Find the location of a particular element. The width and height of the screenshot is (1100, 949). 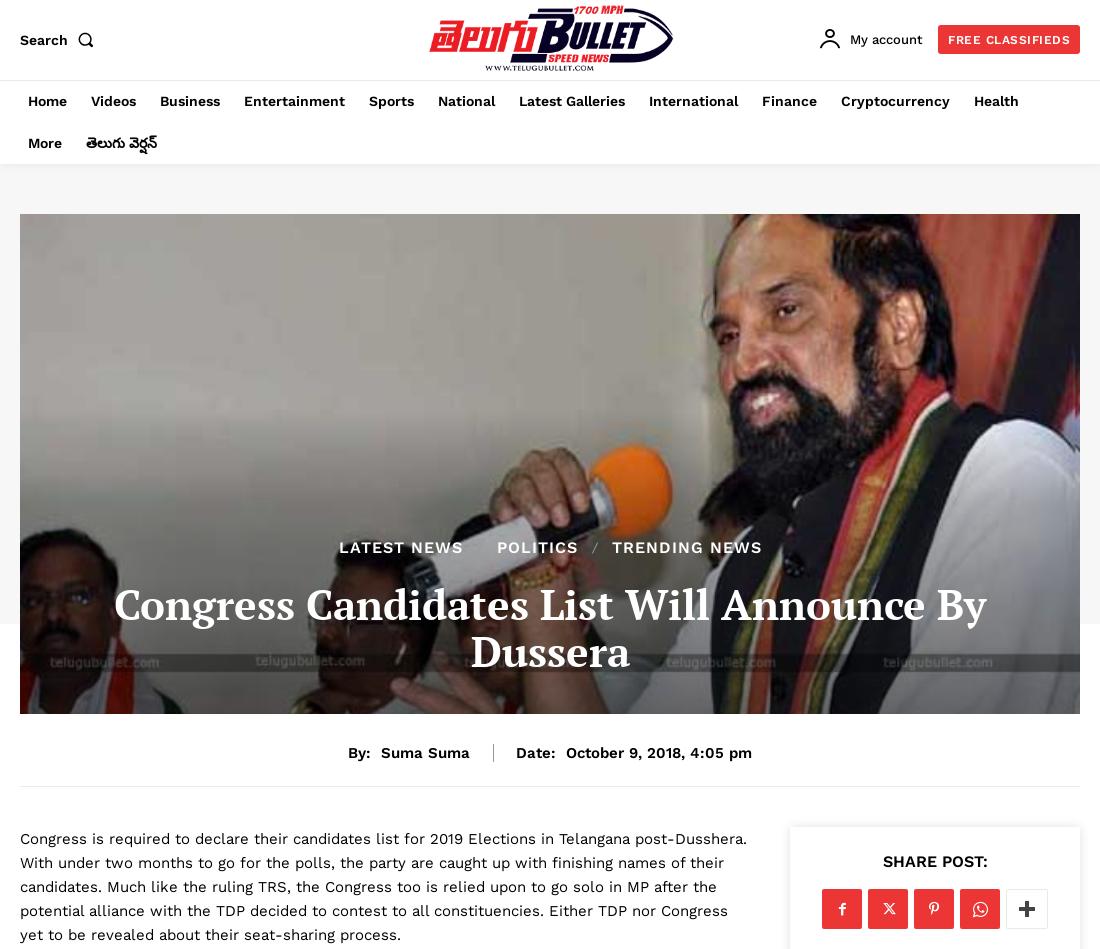

'Videos' is located at coordinates (113, 100).